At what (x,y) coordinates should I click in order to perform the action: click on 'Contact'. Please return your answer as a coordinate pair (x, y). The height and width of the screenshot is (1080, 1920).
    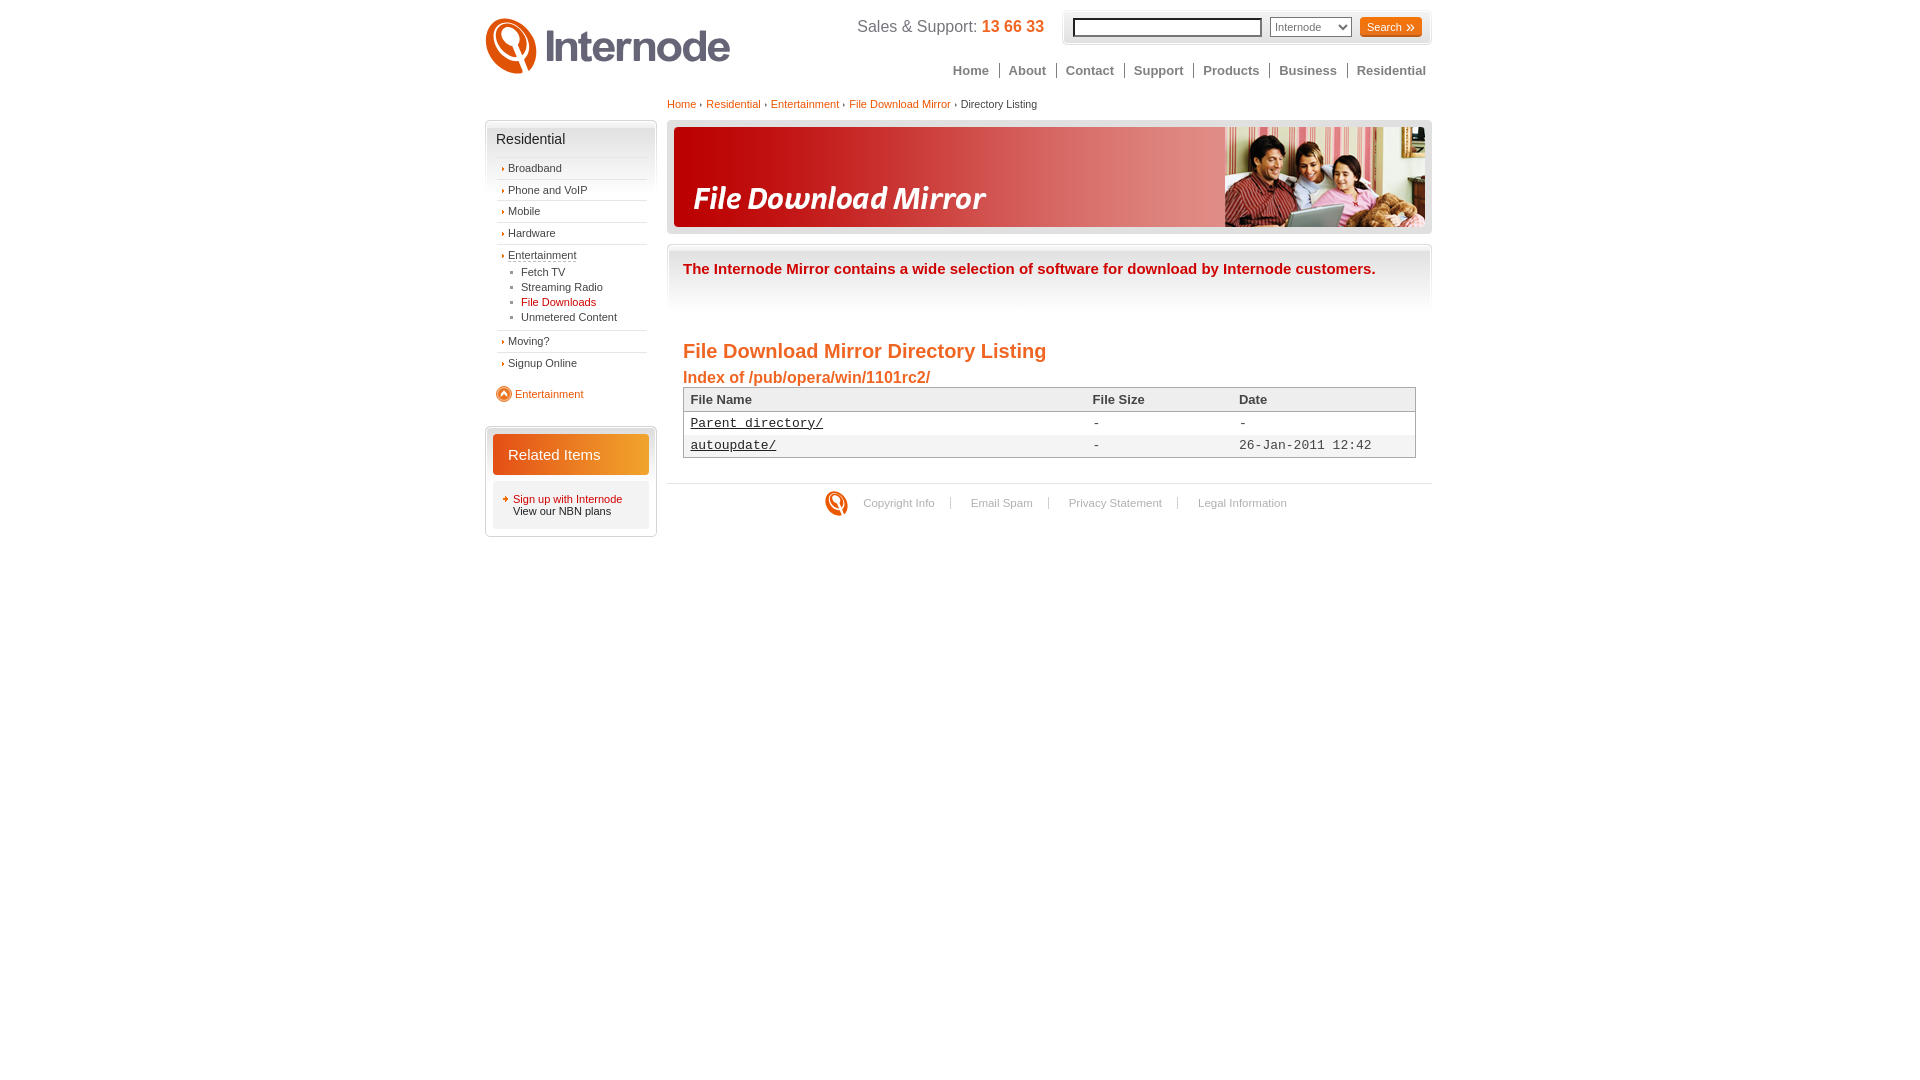
    Looking at the image, I should click on (1059, 69).